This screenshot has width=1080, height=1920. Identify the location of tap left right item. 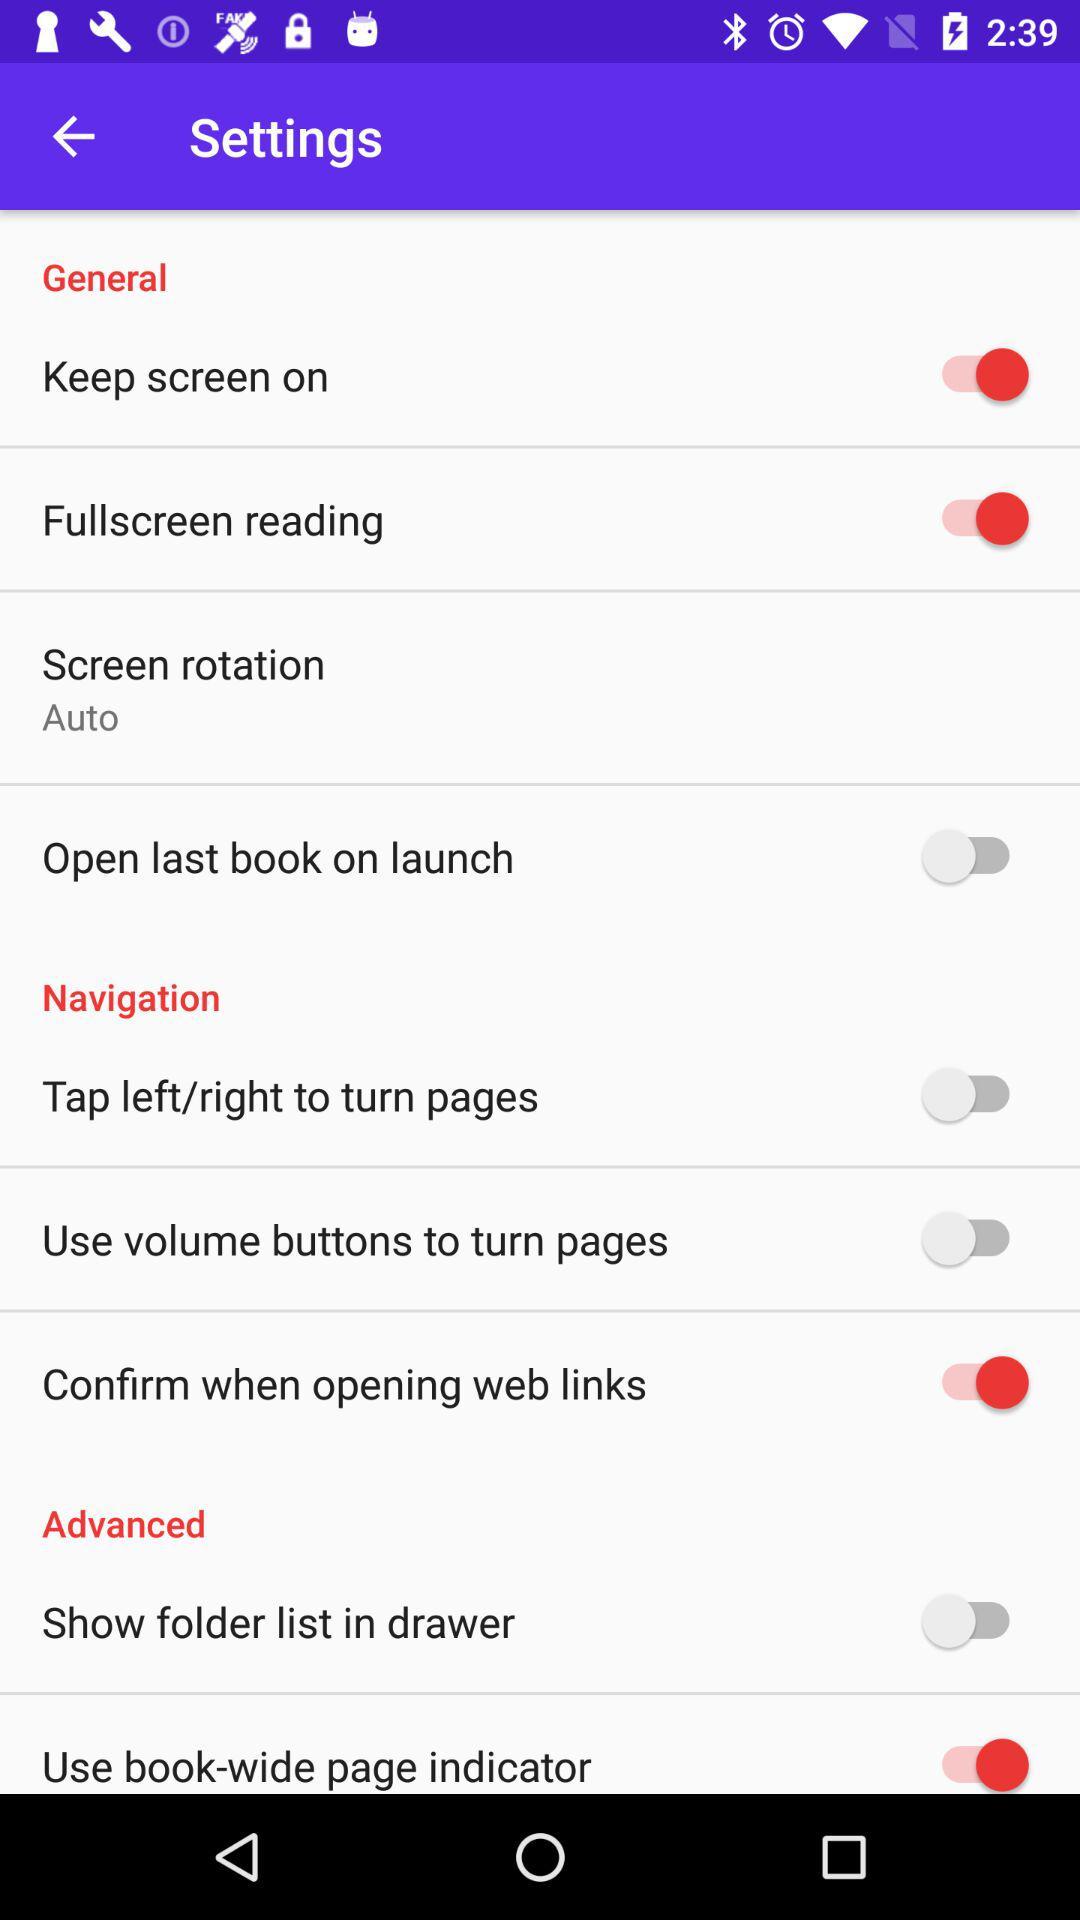
(290, 1093).